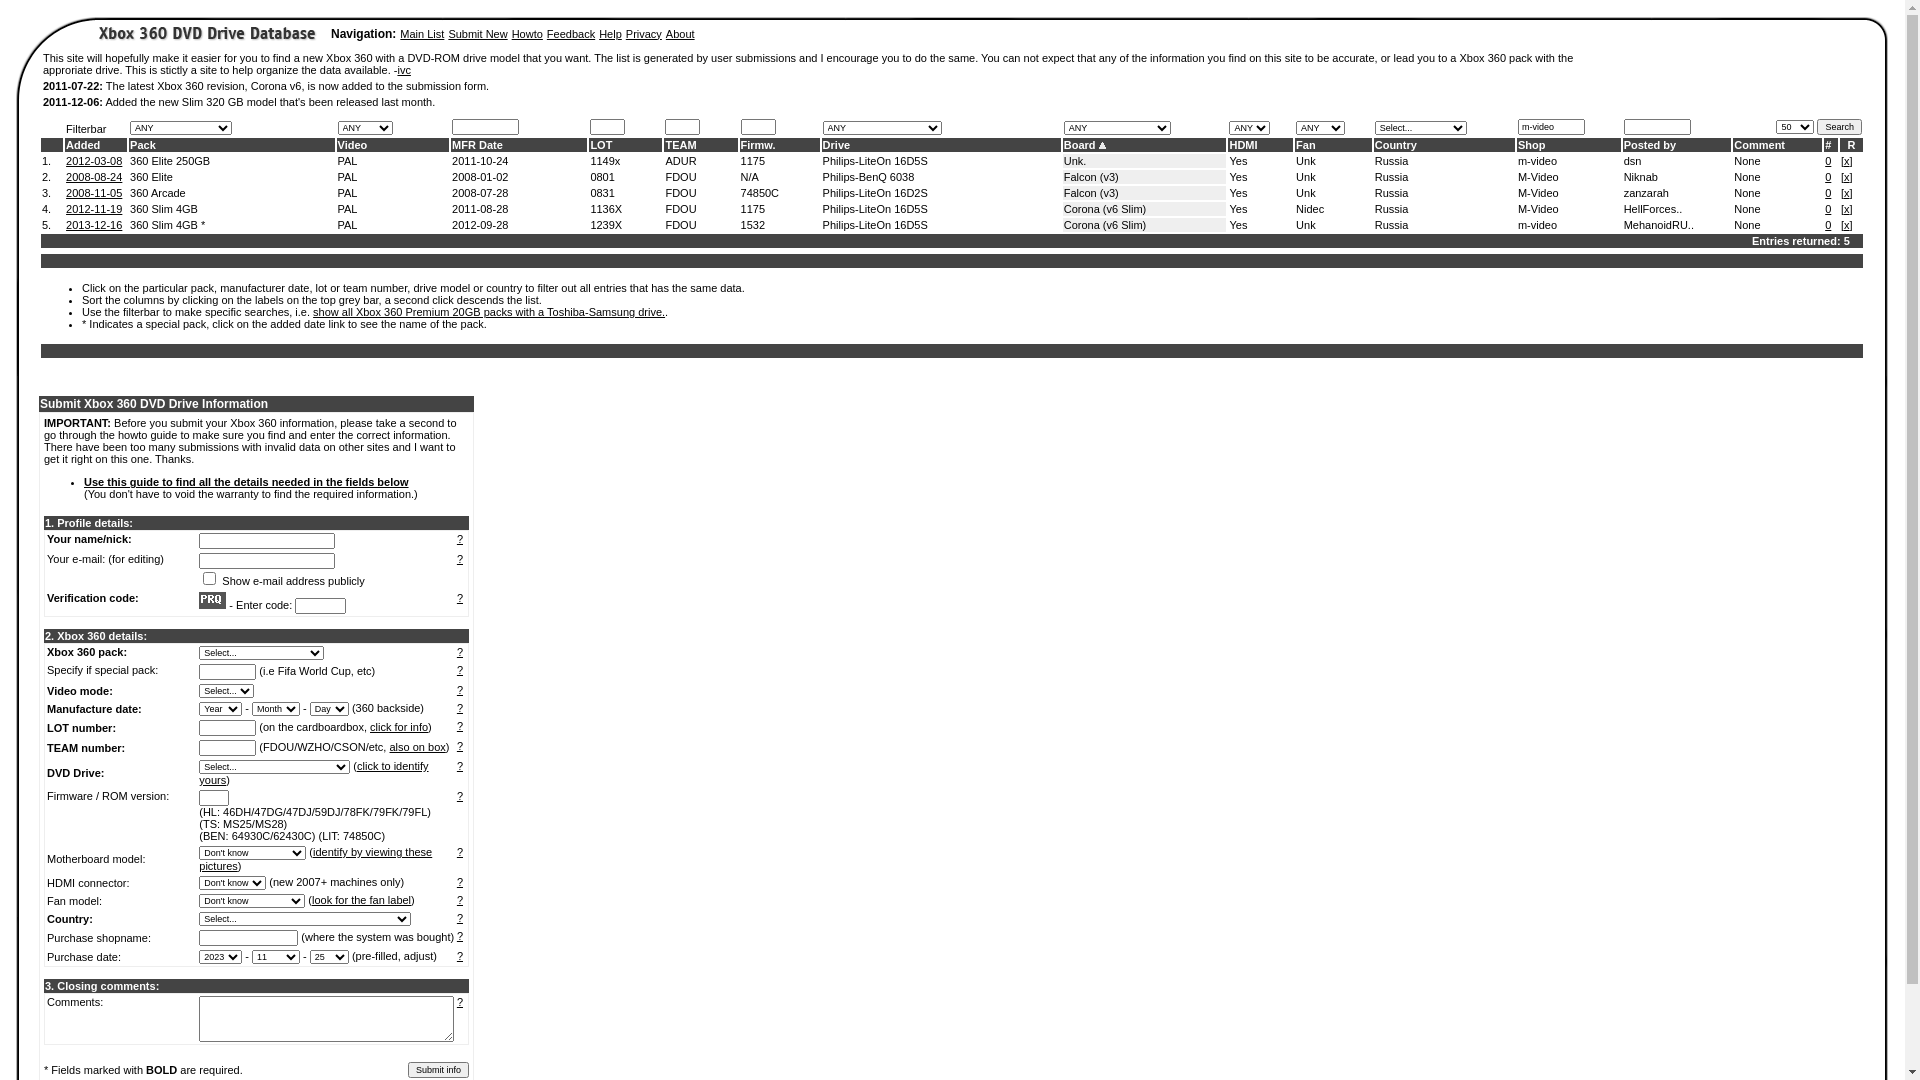  Describe the element at coordinates (93, 160) in the screenshot. I see `'2012-03-08'` at that location.